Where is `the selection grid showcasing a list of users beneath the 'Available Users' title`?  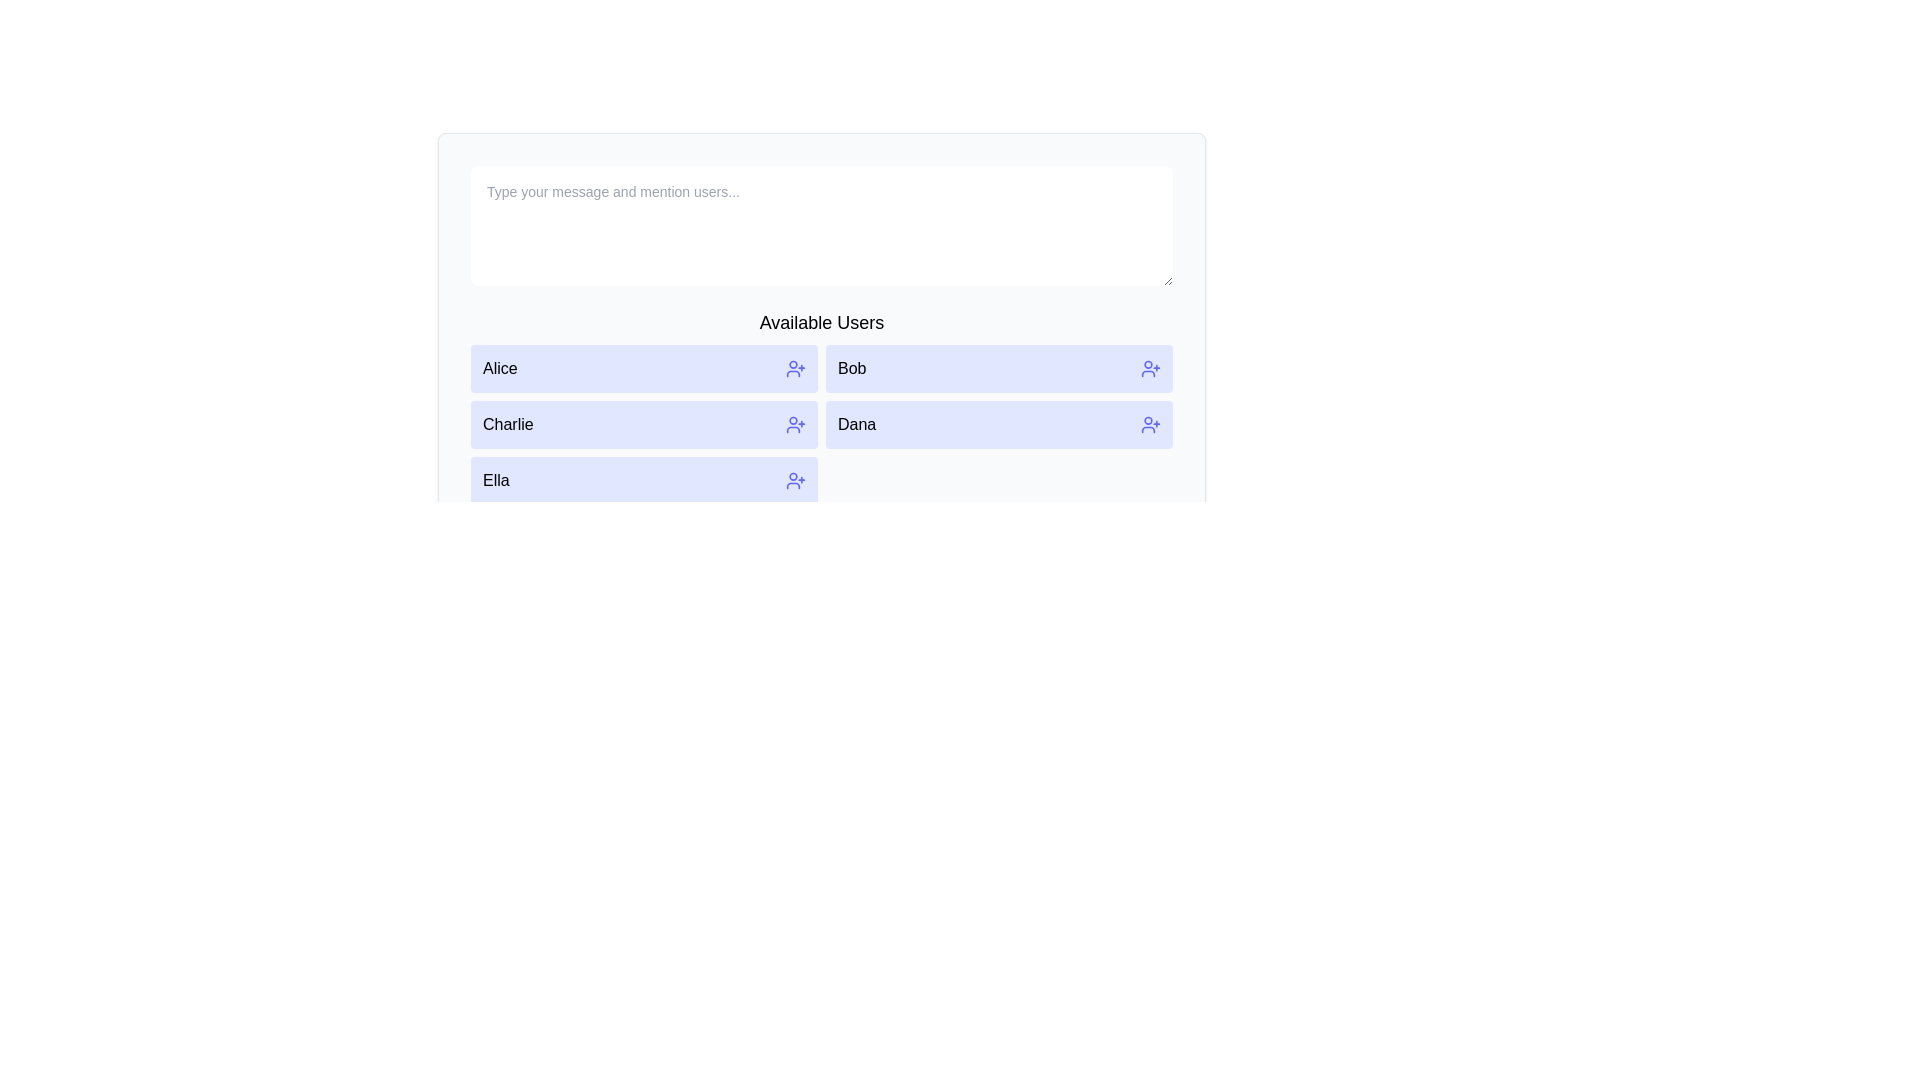
the selection grid showcasing a list of users beneath the 'Available Users' title is located at coordinates (821, 423).